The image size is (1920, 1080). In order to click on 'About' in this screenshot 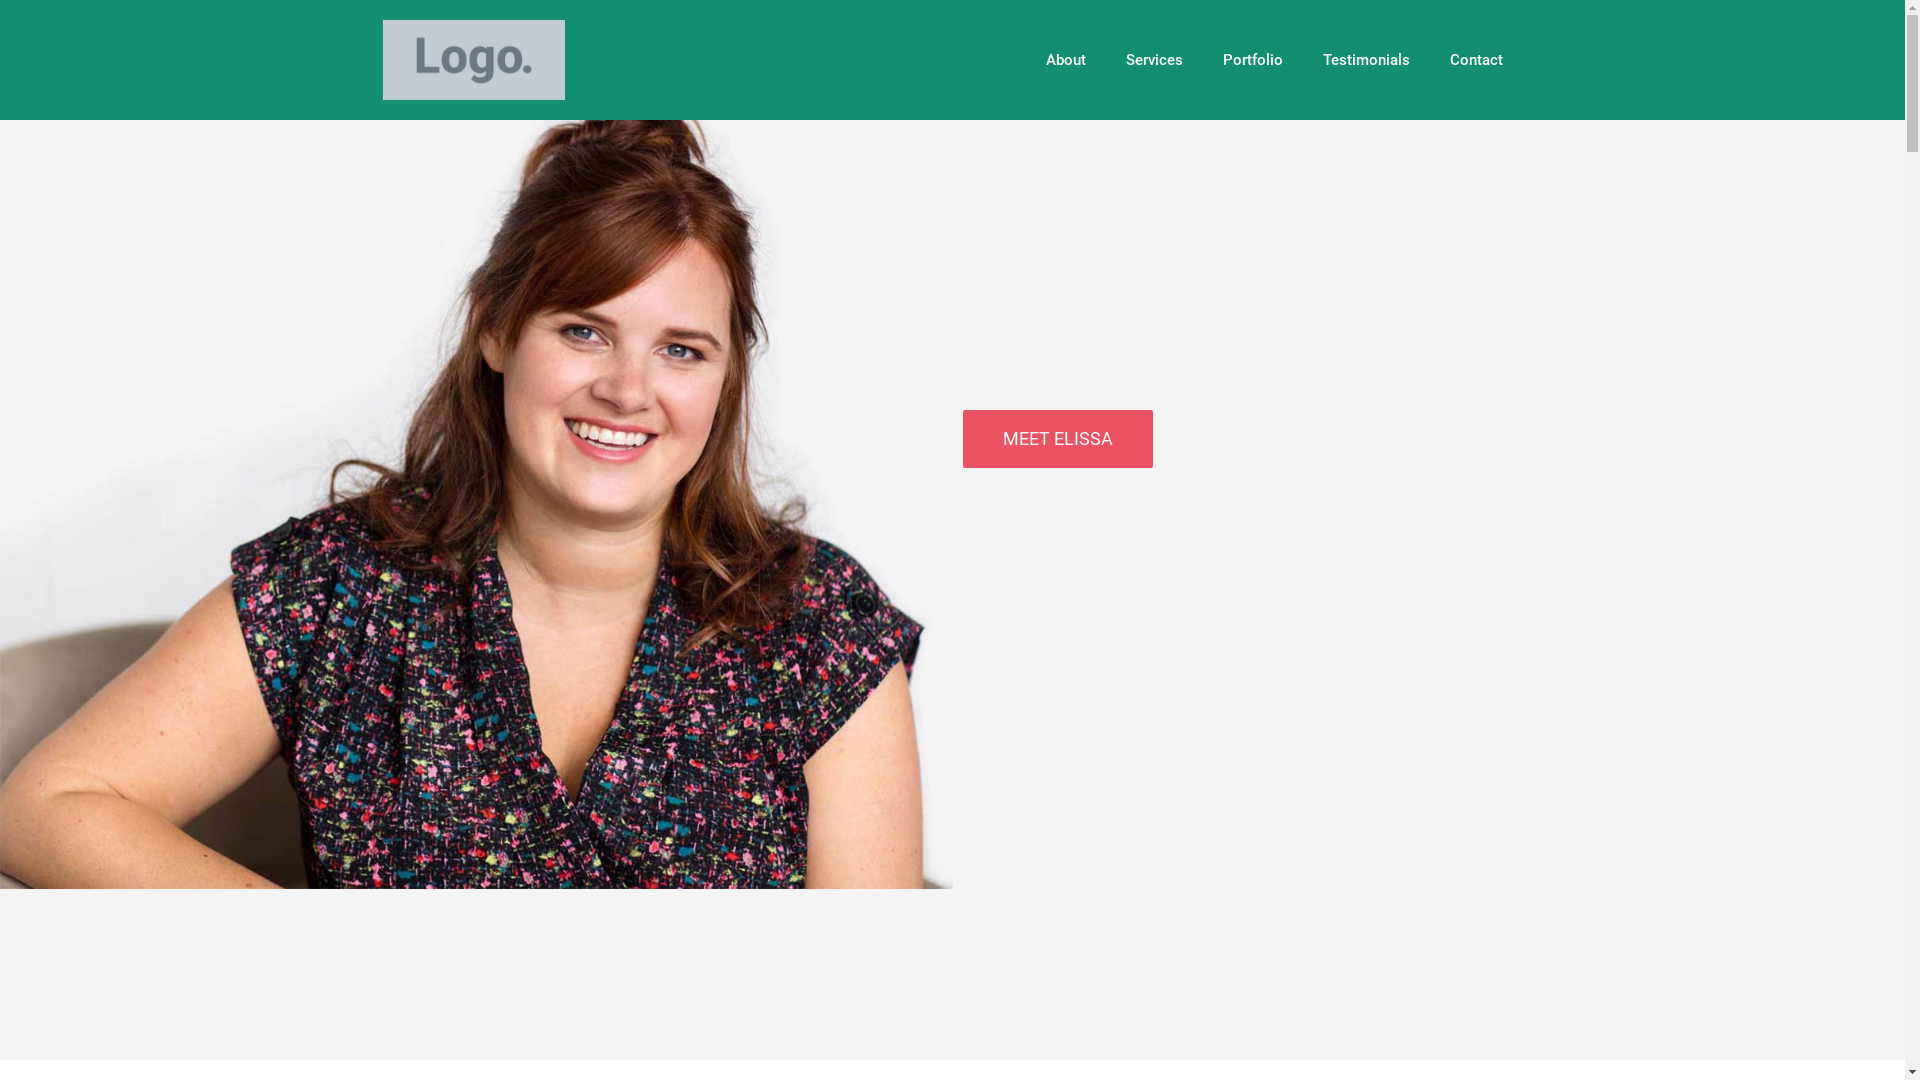, I will do `click(1064, 59)`.